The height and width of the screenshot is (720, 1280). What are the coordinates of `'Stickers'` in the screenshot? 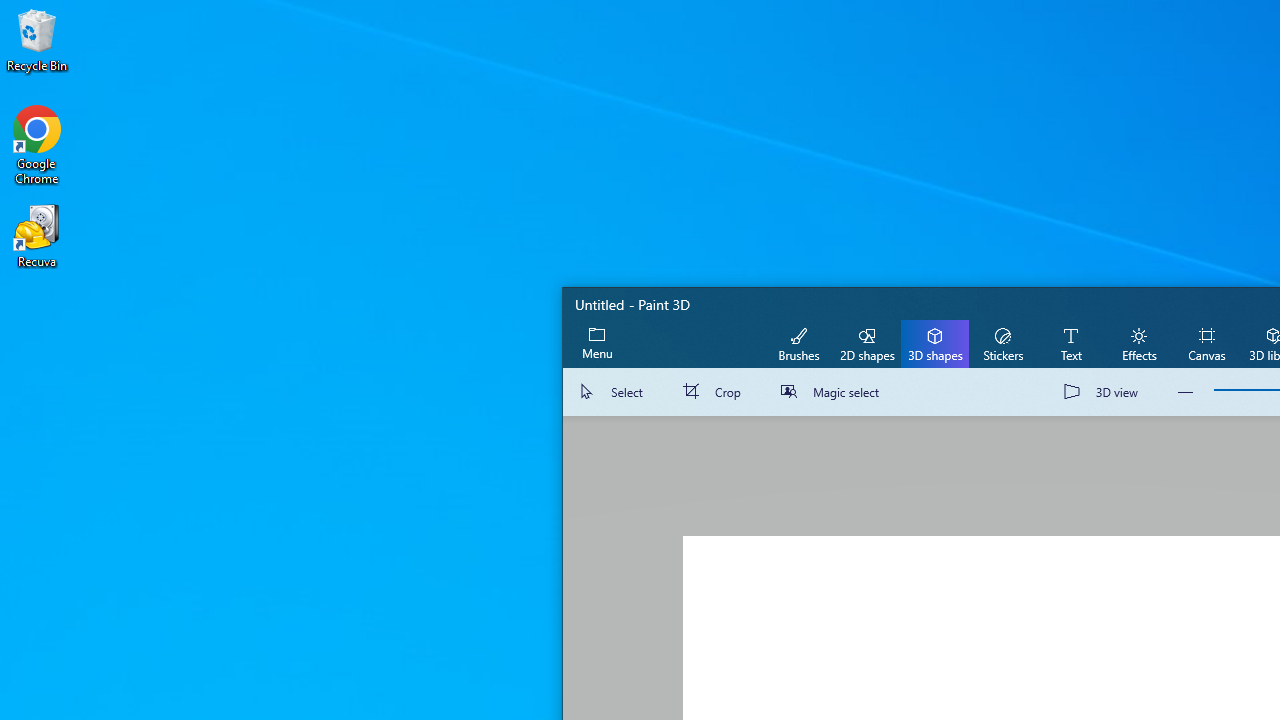 It's located at (1002, 342).